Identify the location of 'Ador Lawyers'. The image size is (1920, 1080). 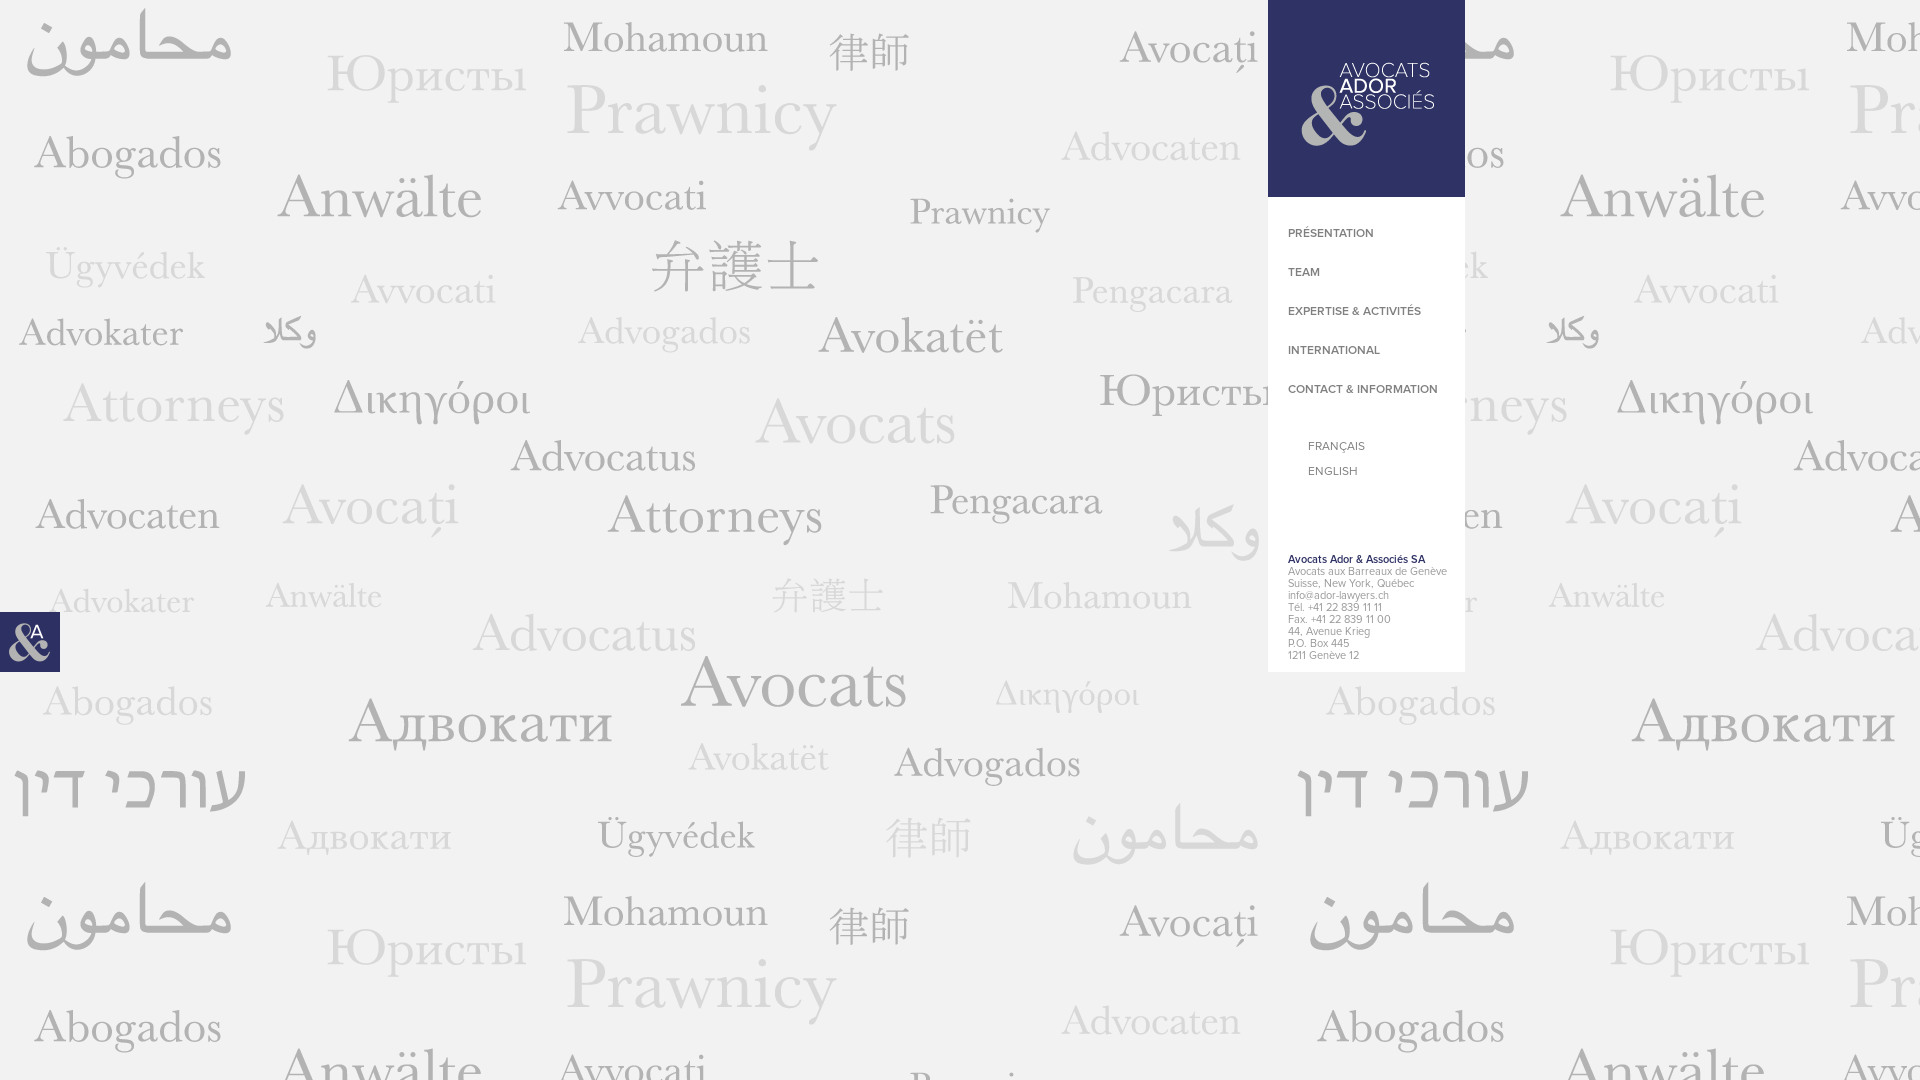
(1365, 98).